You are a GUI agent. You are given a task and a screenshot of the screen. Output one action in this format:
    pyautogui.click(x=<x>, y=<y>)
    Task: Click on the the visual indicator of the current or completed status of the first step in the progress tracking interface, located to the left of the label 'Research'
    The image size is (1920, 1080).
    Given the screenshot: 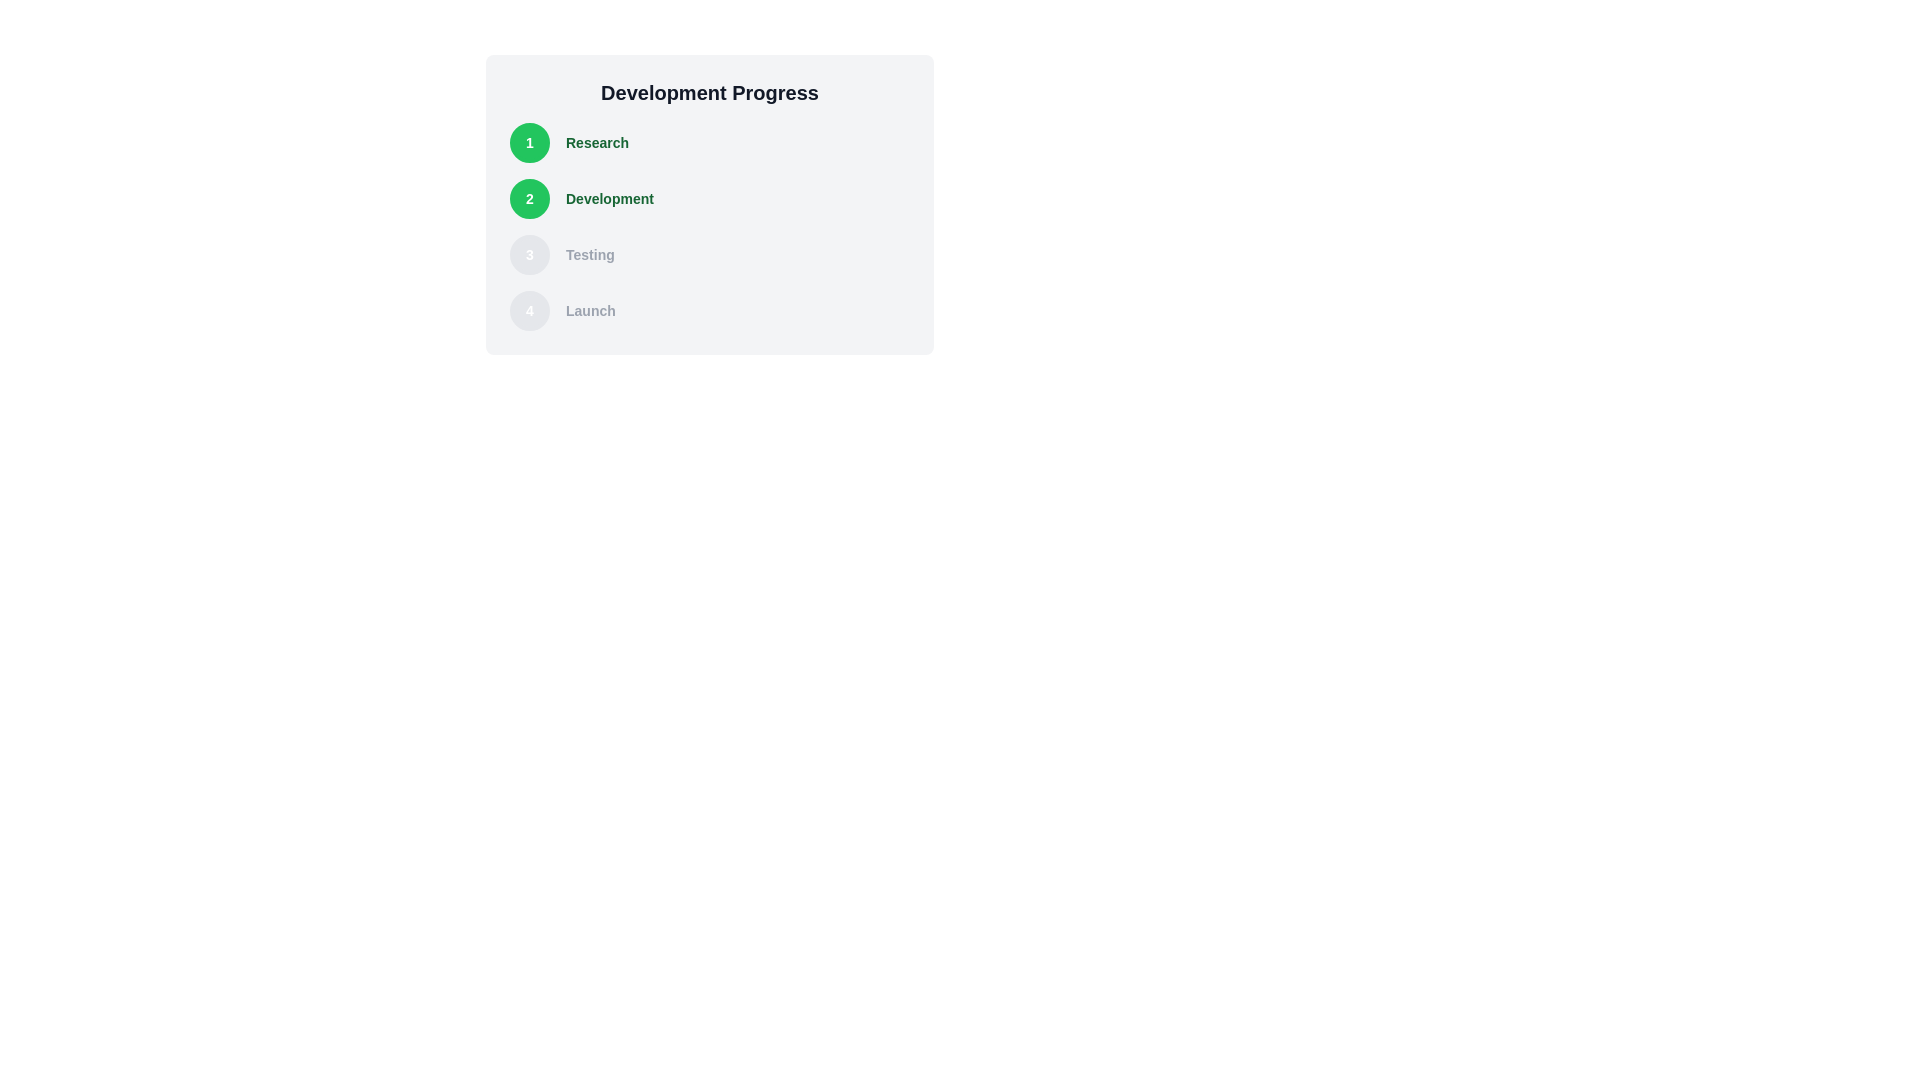 What is the action you would take?
    pyautogui.click(x=529, y=141)
    